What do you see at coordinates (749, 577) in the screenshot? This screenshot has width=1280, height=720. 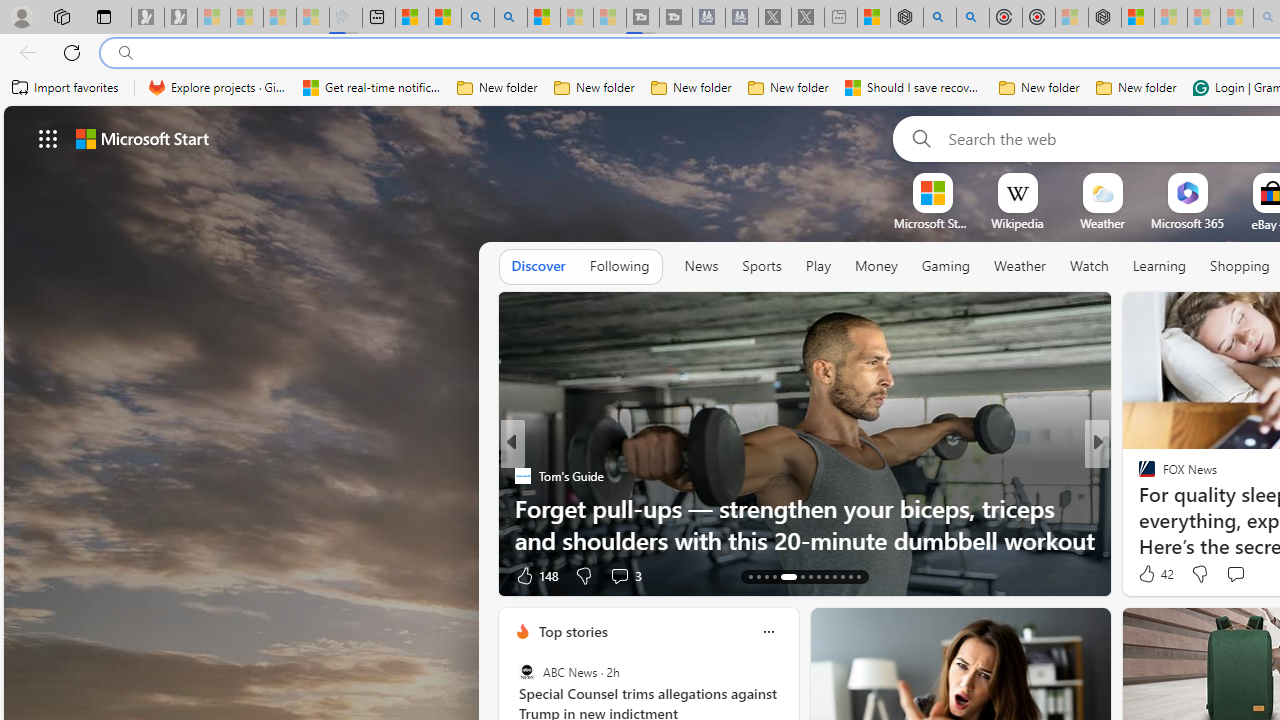 I see `'AutomationID: tab-13'` at bounding box center [749, 577].